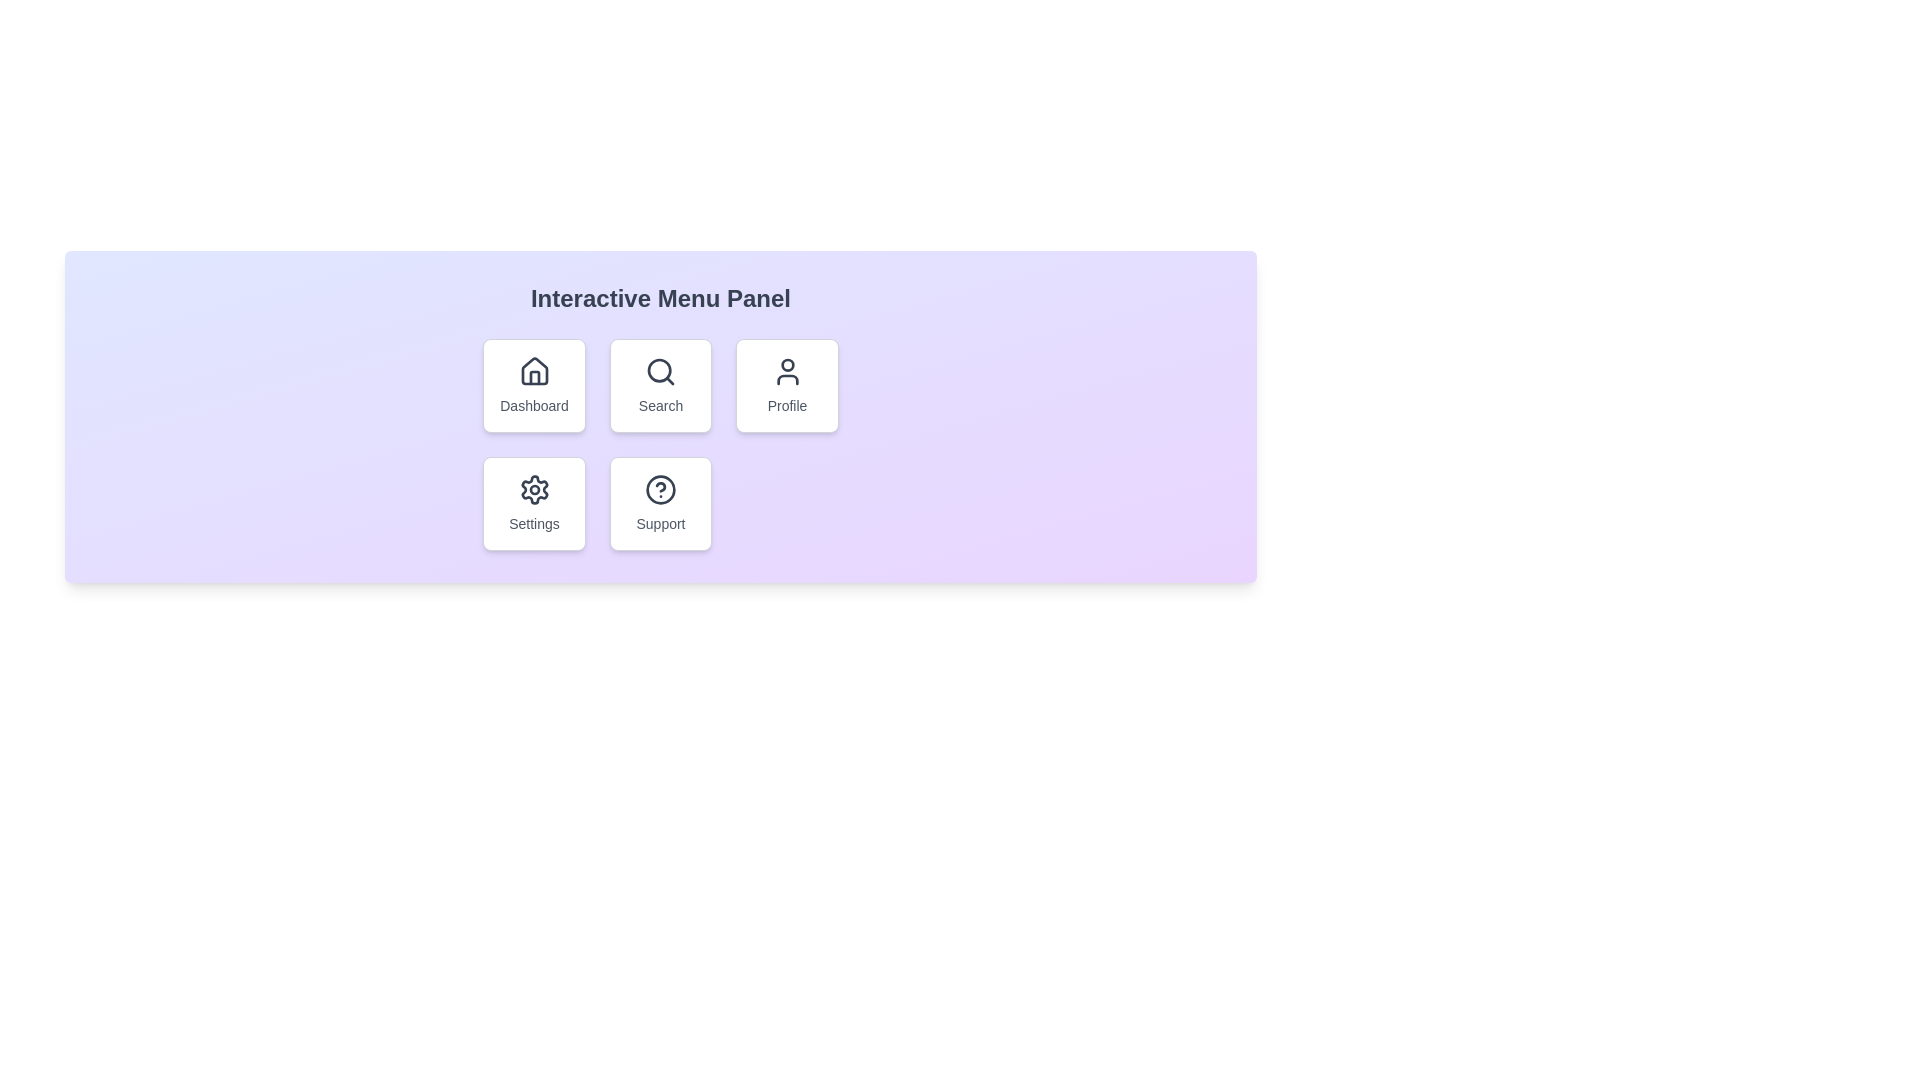 This screenshot has height=1080, width=1920. What do you see at coordinates (661, 523) in the screenshot?
I see `text label providing a description for the Support section located at the bottom of the UI component with a rounded white background, positioned in the bottom-right quadrant of the menu interface` at bounding box center [661, 523].